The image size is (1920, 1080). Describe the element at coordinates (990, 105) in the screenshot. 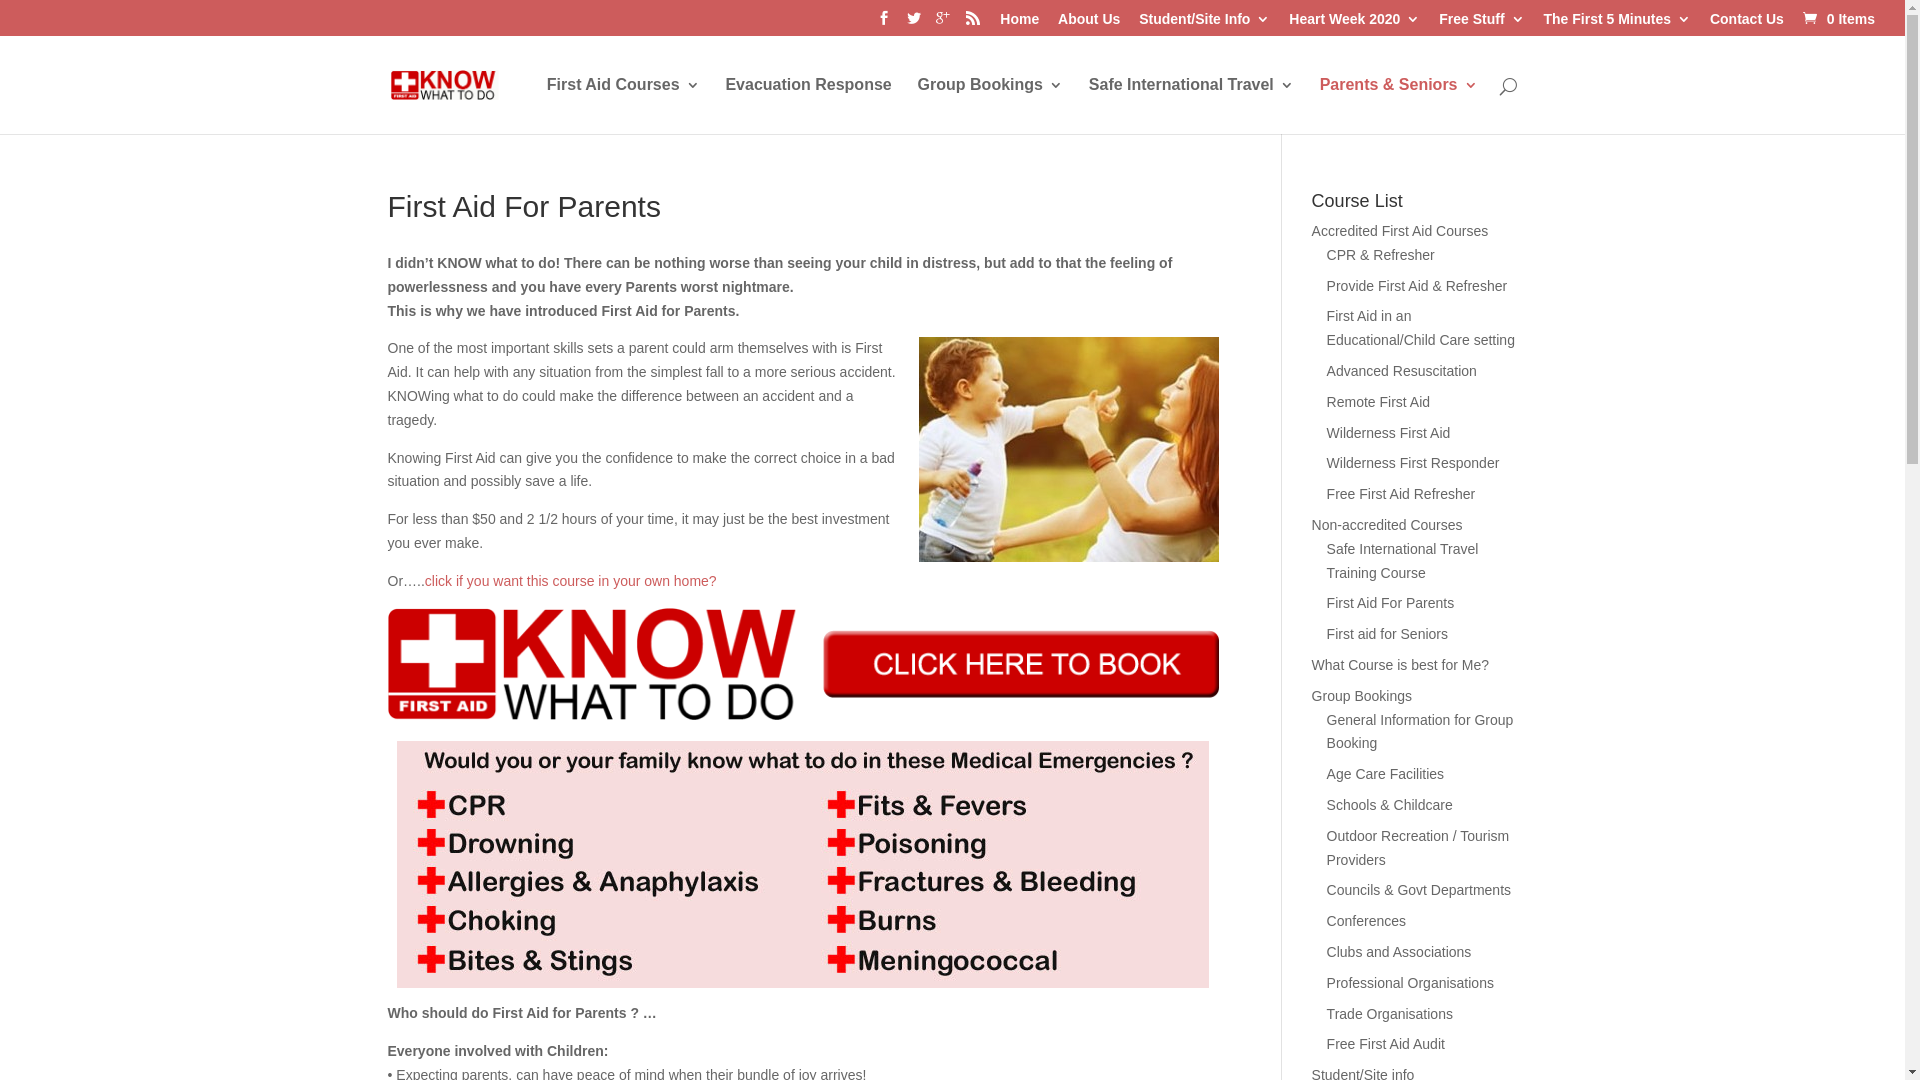

I see `'Group Bookings'` at that location.